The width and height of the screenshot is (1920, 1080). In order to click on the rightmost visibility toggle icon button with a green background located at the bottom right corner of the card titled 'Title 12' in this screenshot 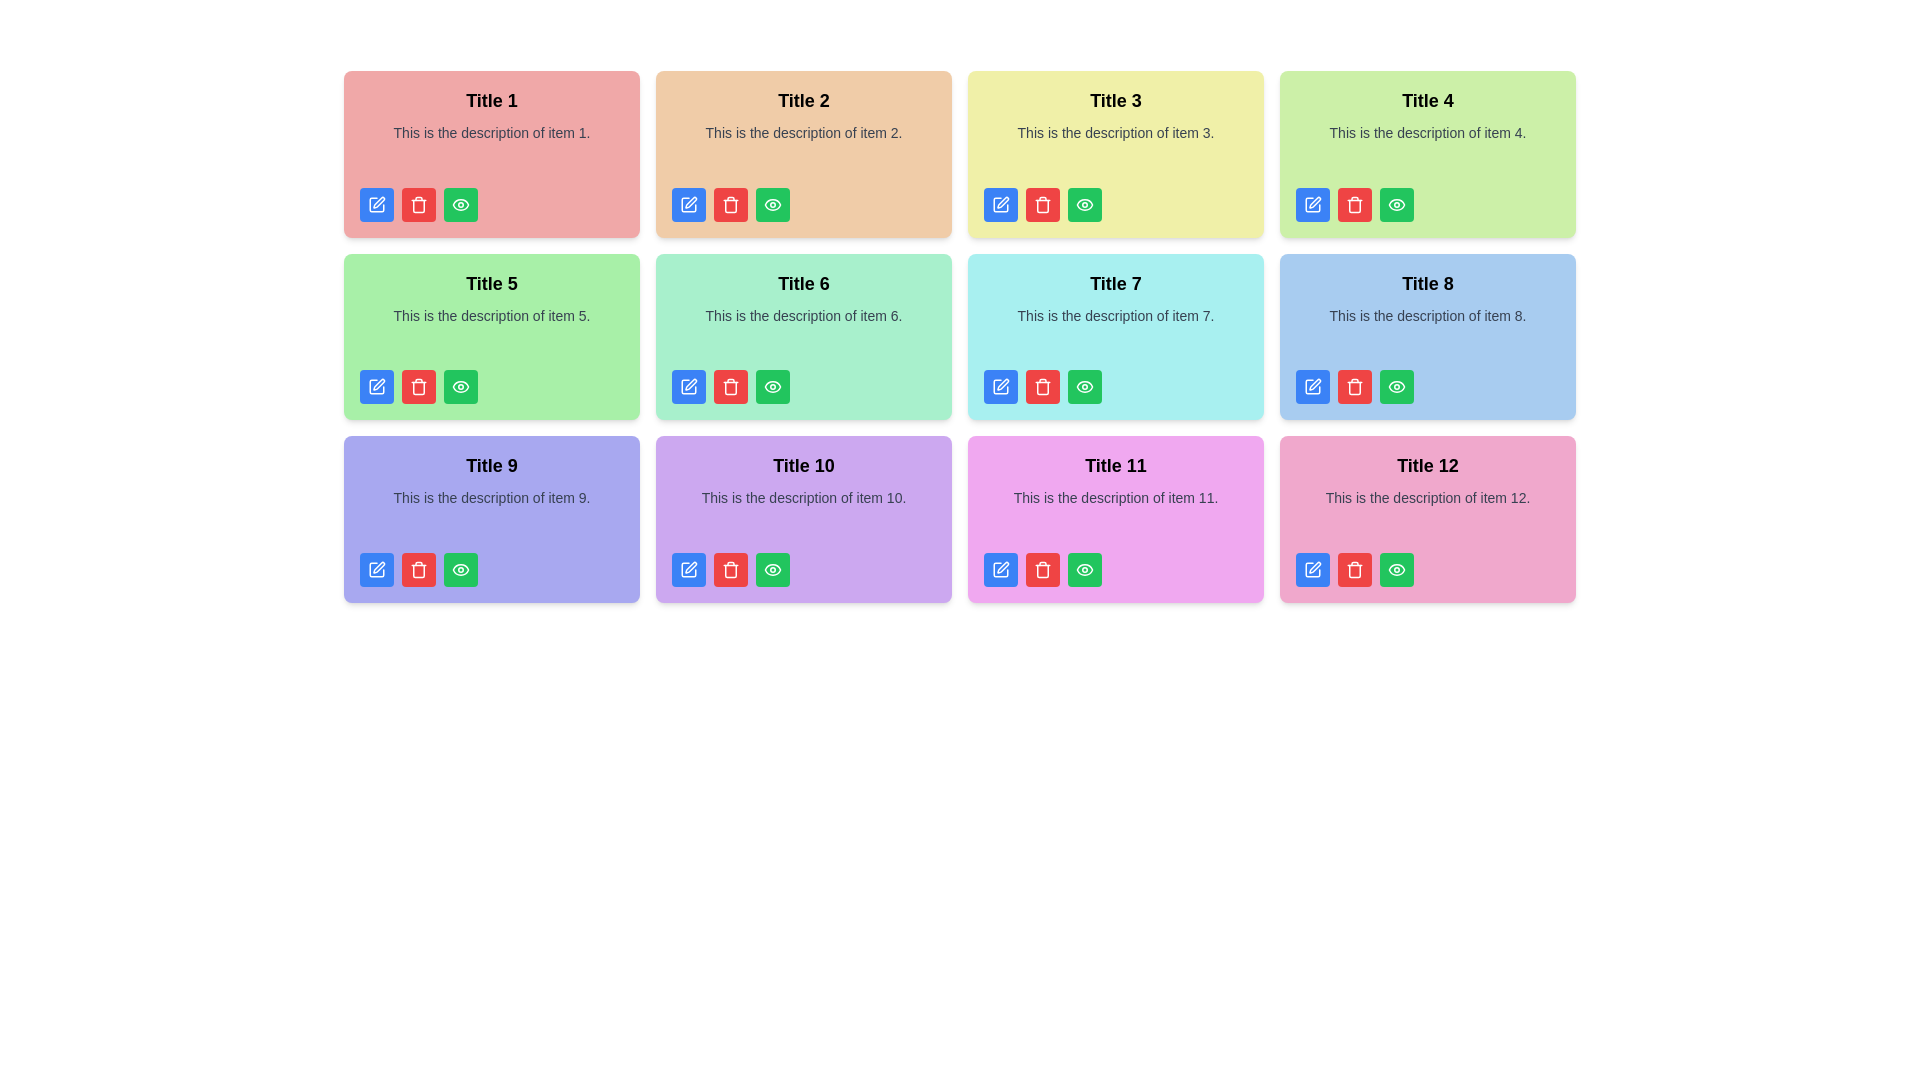, I will do `click(1395, 569)`.